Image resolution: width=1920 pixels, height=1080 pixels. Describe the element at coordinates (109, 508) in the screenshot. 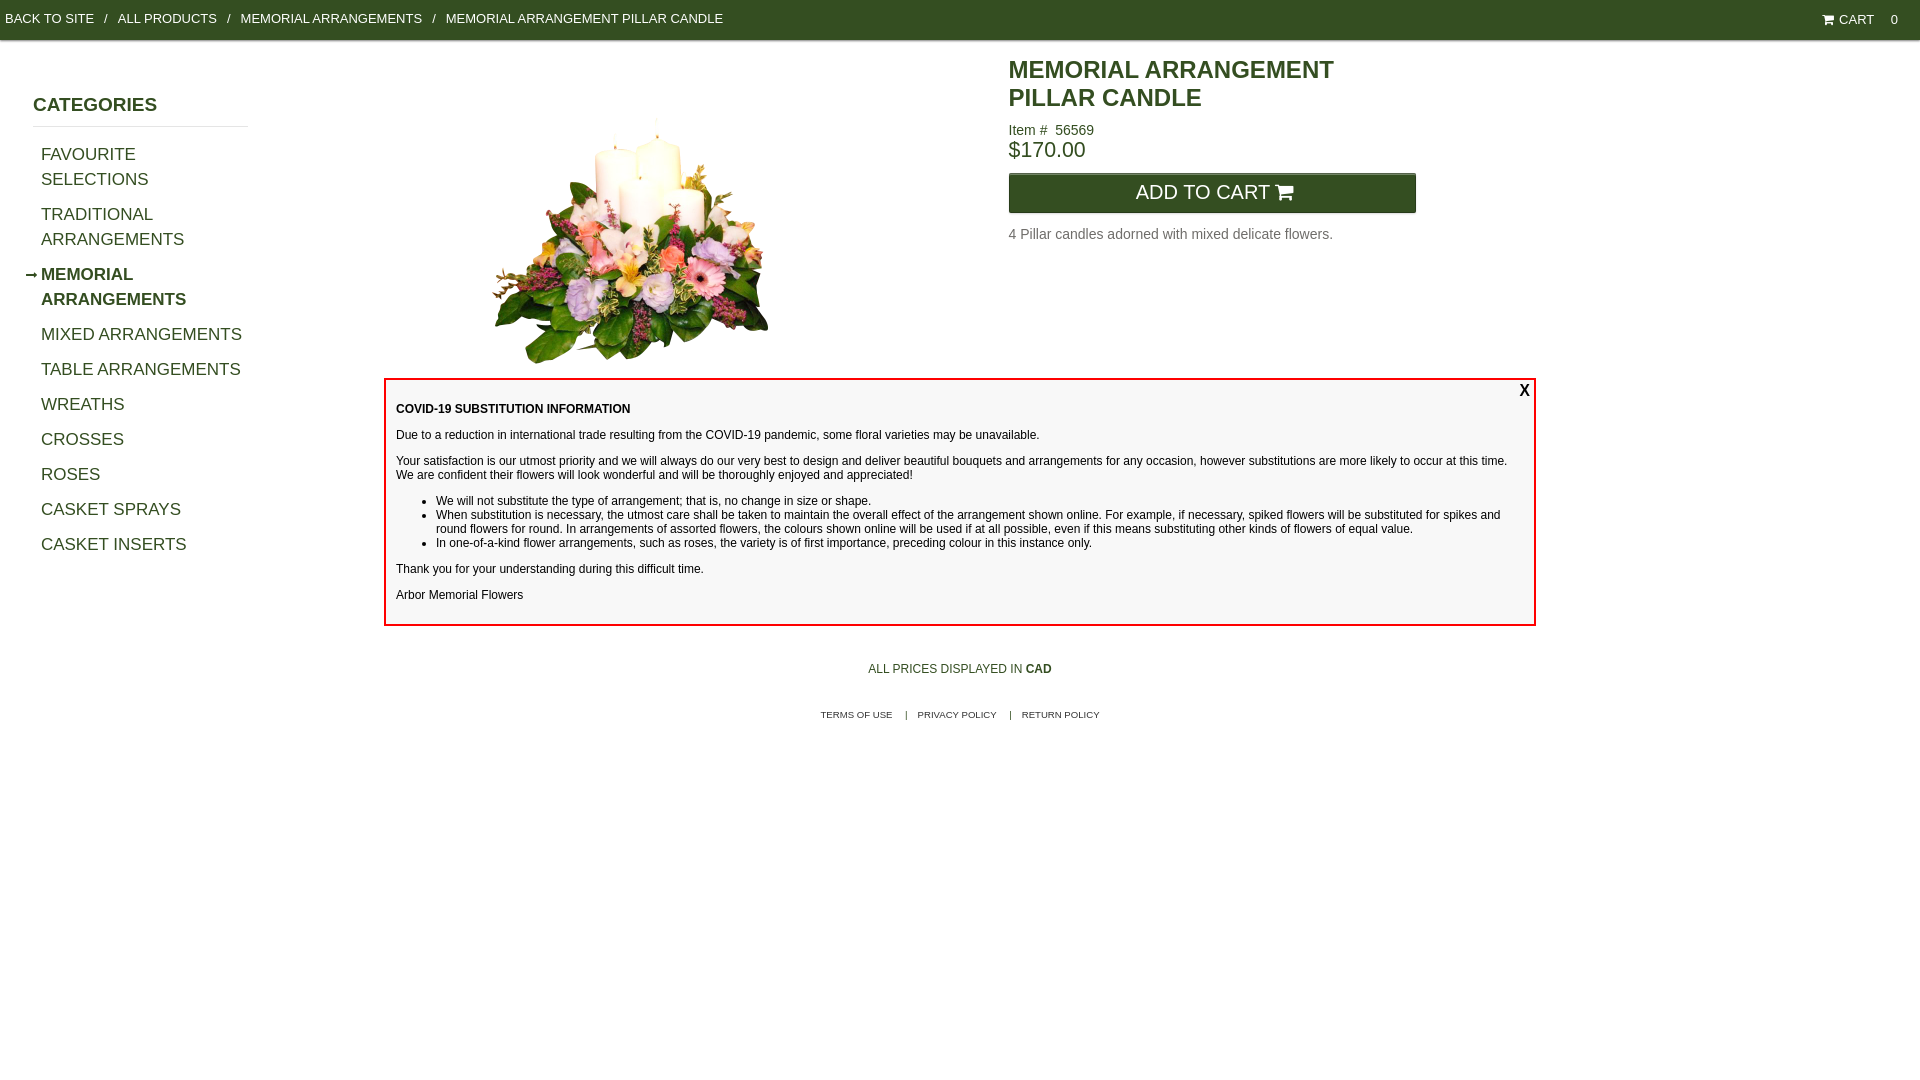

I see `'CASKET SPRAYS'` at that location.